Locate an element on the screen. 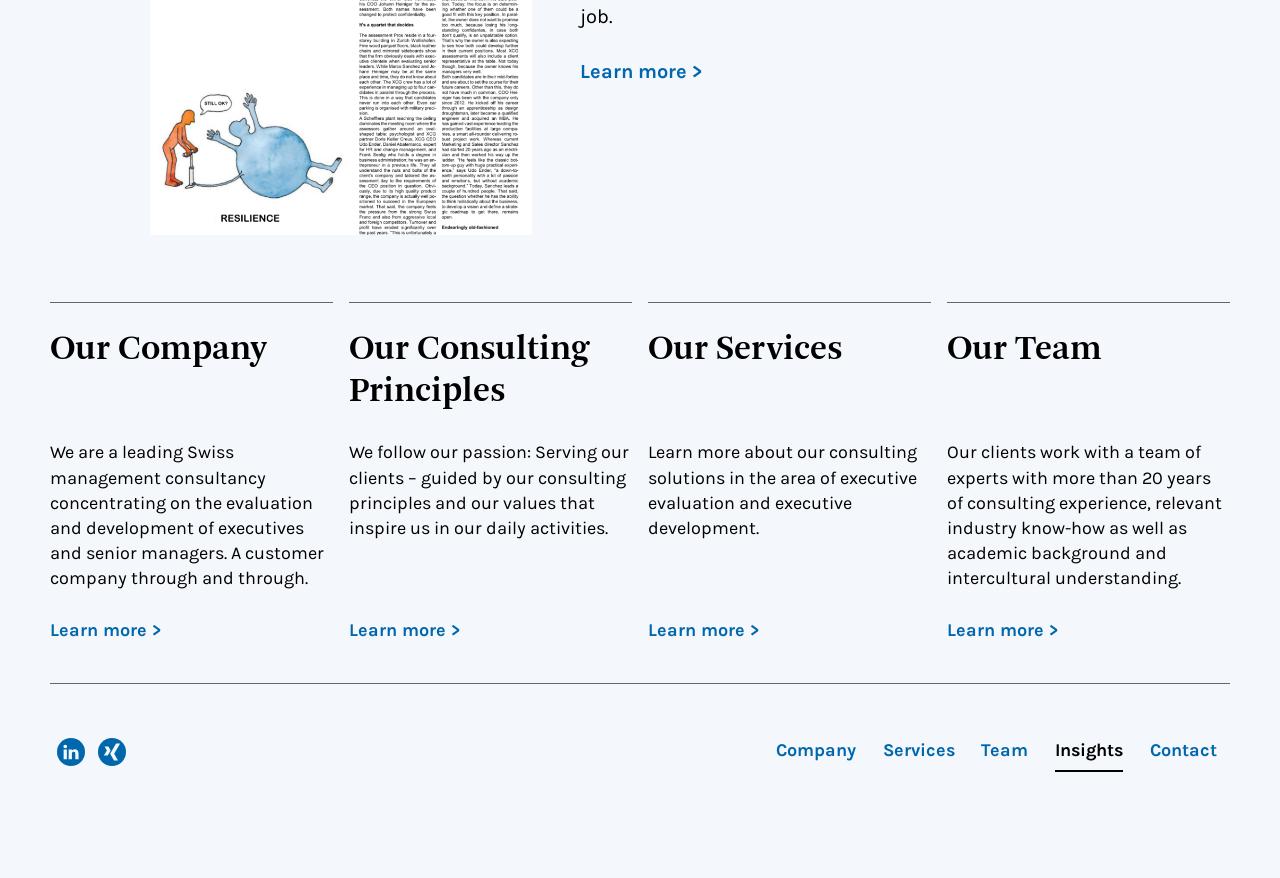  'Insights' is located at coordinates (1088, 749).